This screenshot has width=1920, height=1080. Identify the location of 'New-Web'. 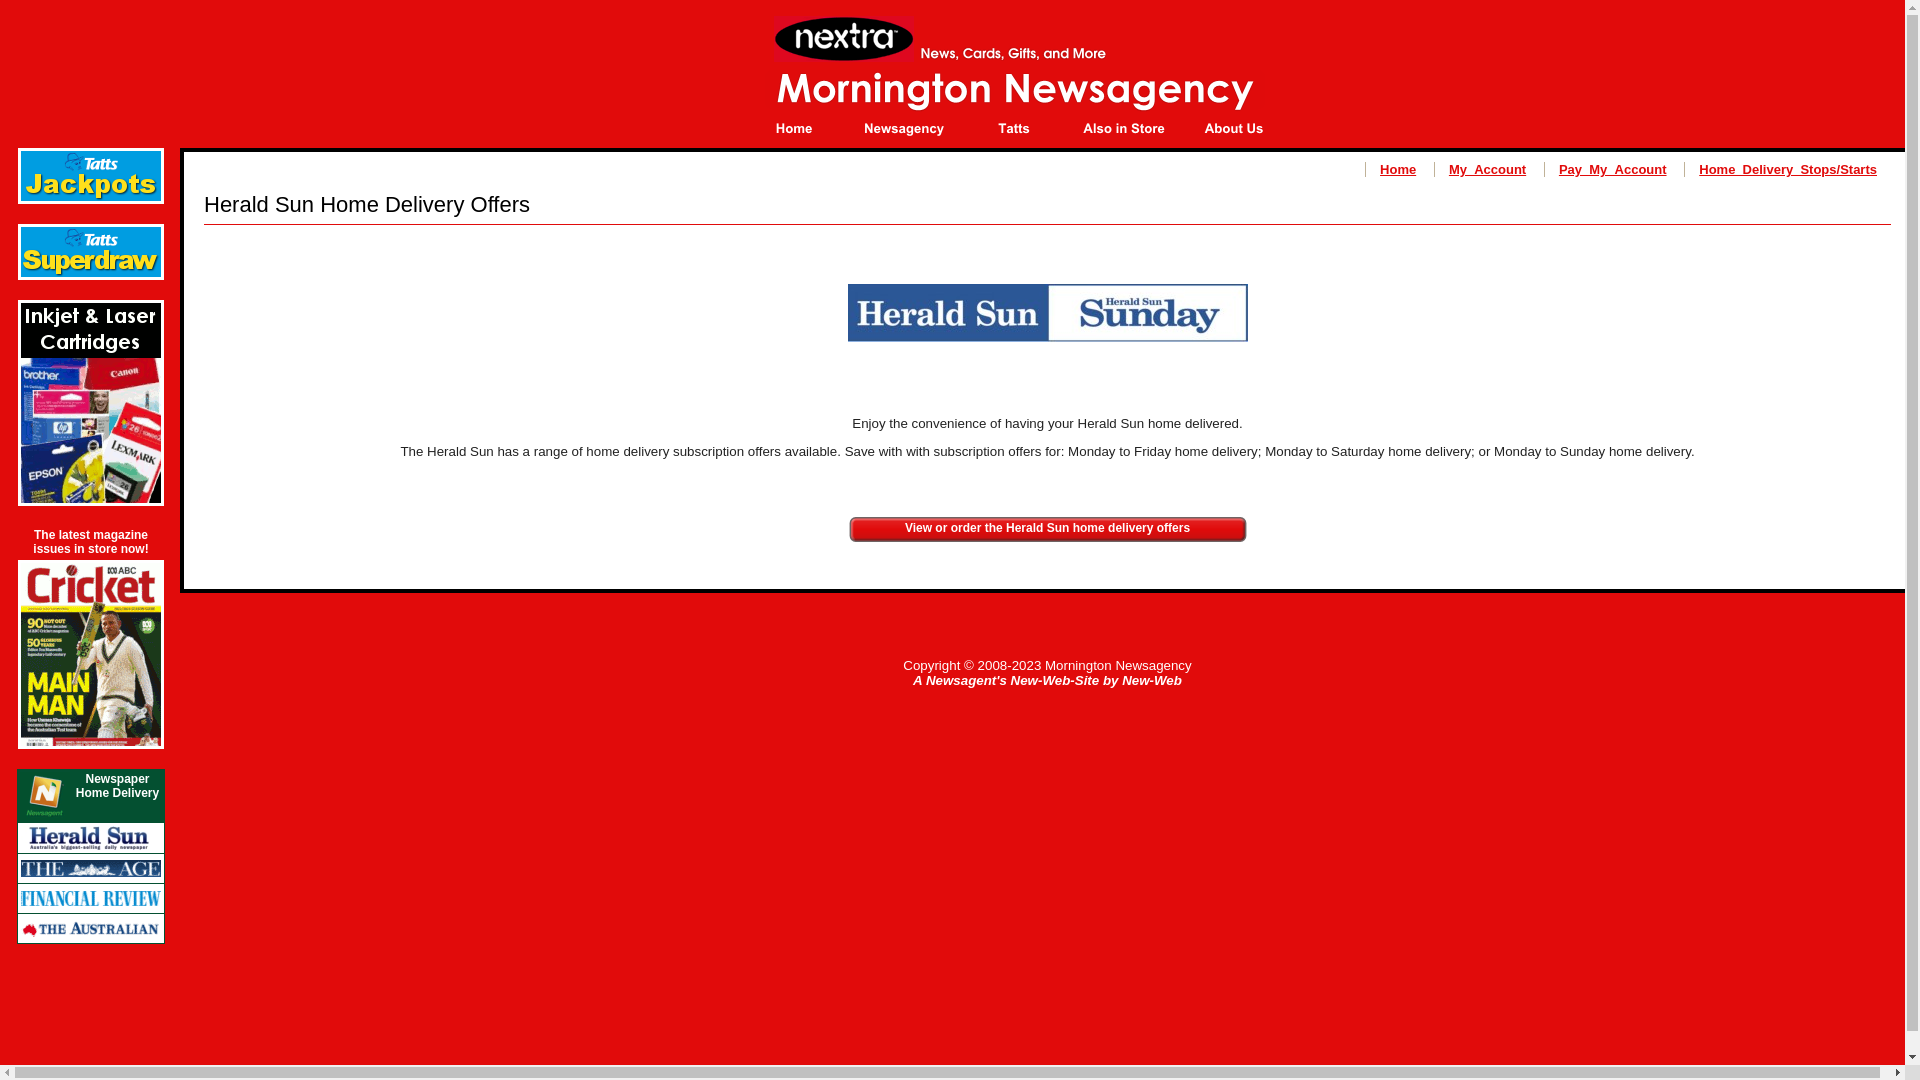
(1152, 679).